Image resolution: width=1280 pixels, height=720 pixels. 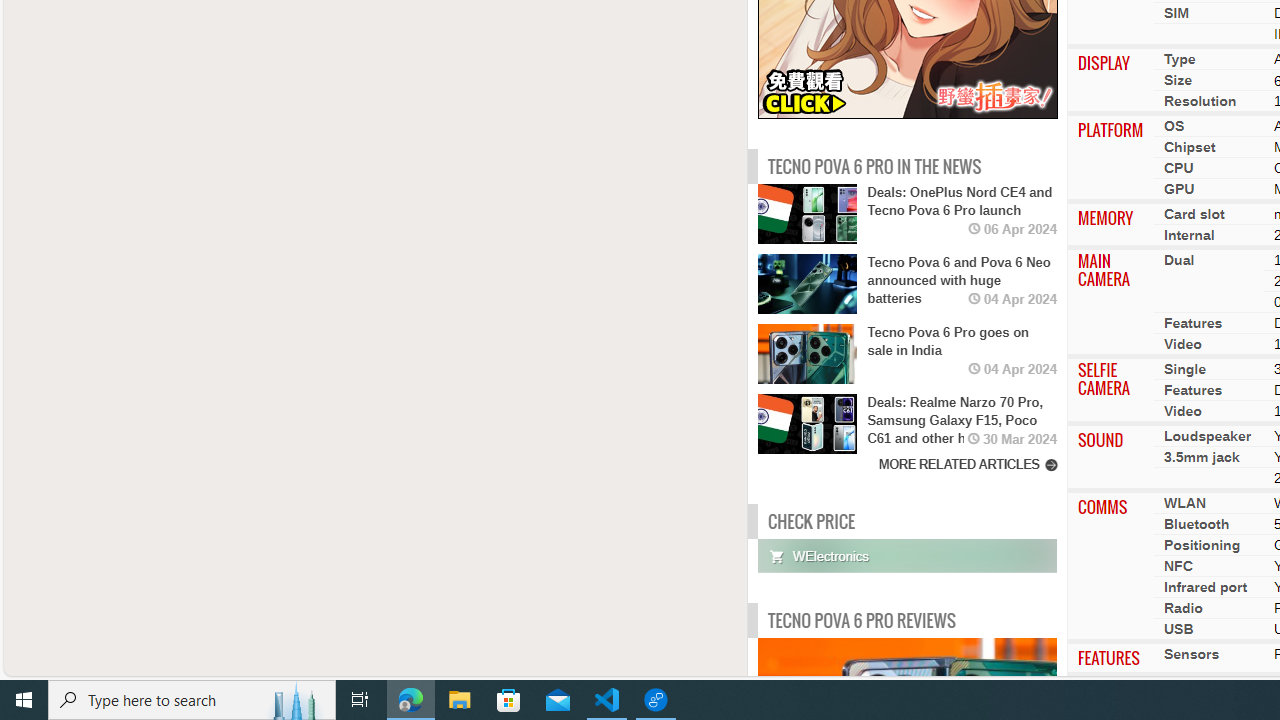 I want to click on 'CPU', so click(x=1178, y=167).